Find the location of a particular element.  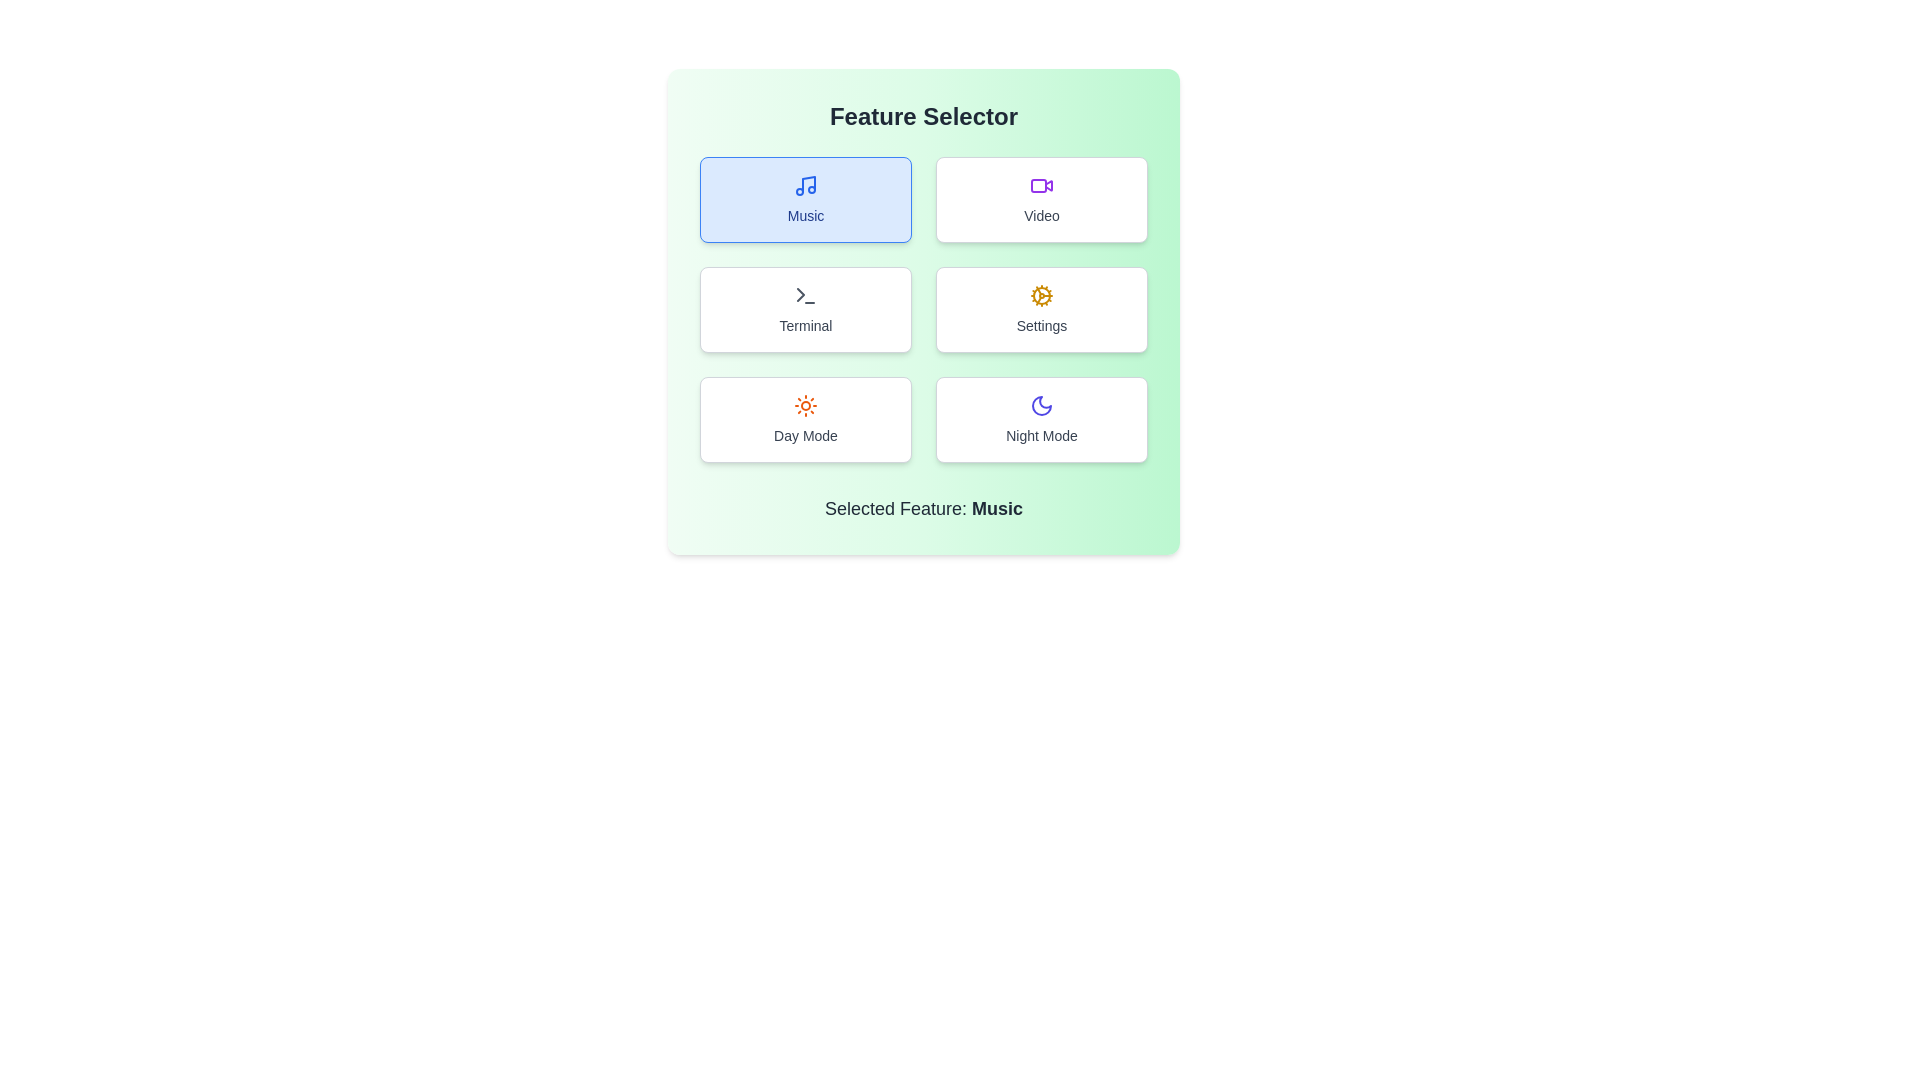

the 'Day Mode' button located in the bottom-left cell of the 2x3 grid layout, which is the fifth element and is directly below the 'Terminal' button and to the left of the 'Night Mode' button is located at coordinates (806, 419).